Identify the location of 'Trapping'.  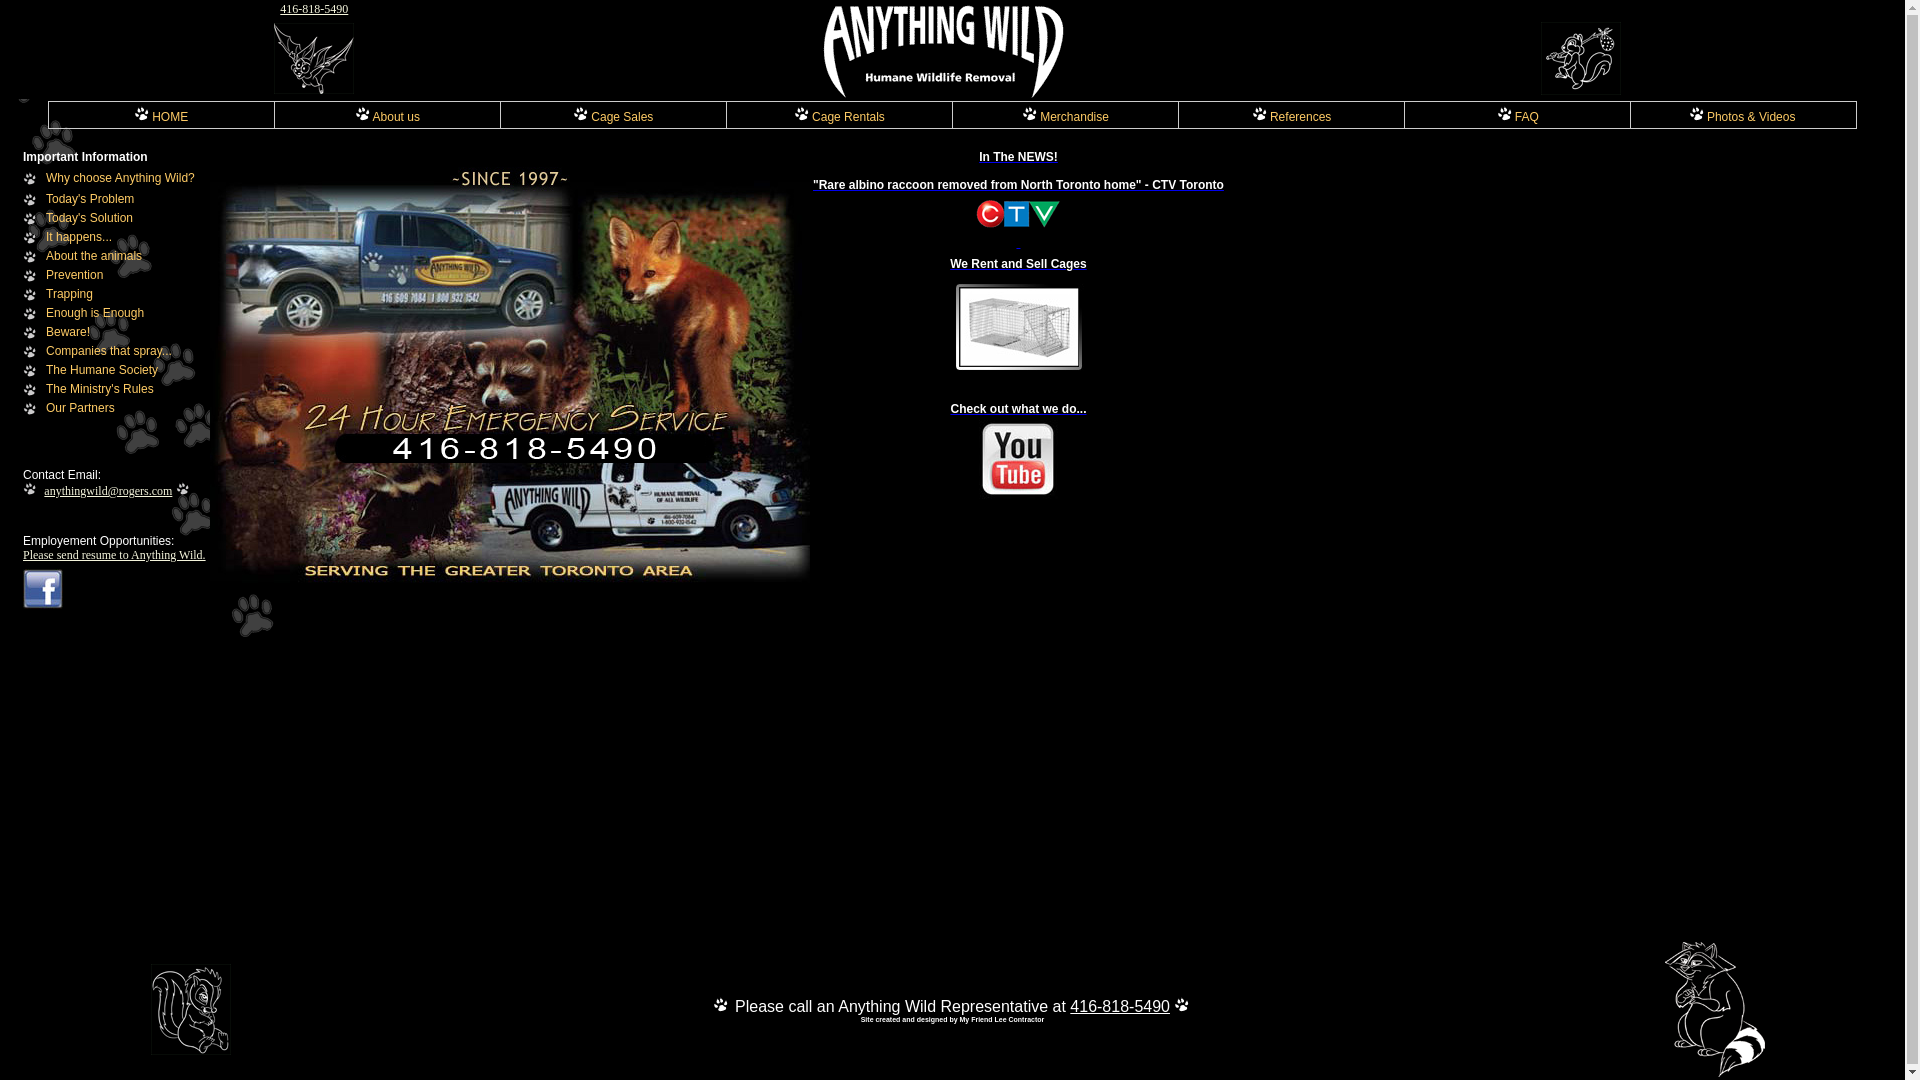
(69, 293).